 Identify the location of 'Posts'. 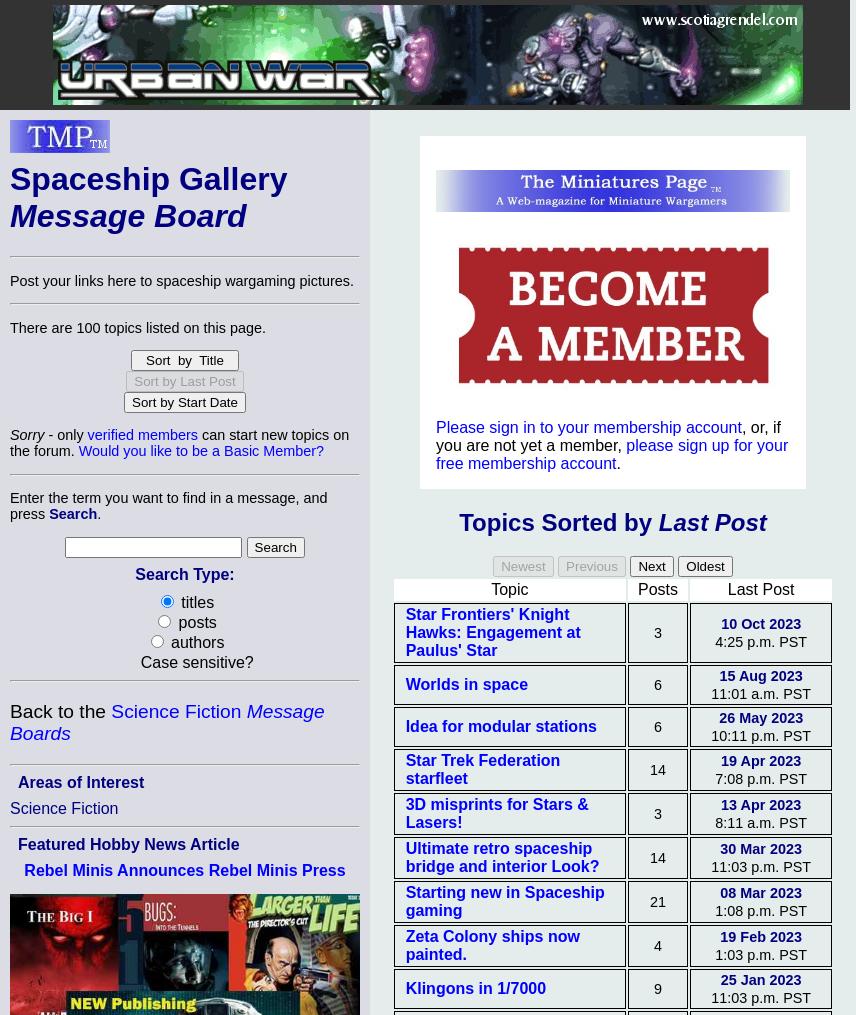
(656, 588).